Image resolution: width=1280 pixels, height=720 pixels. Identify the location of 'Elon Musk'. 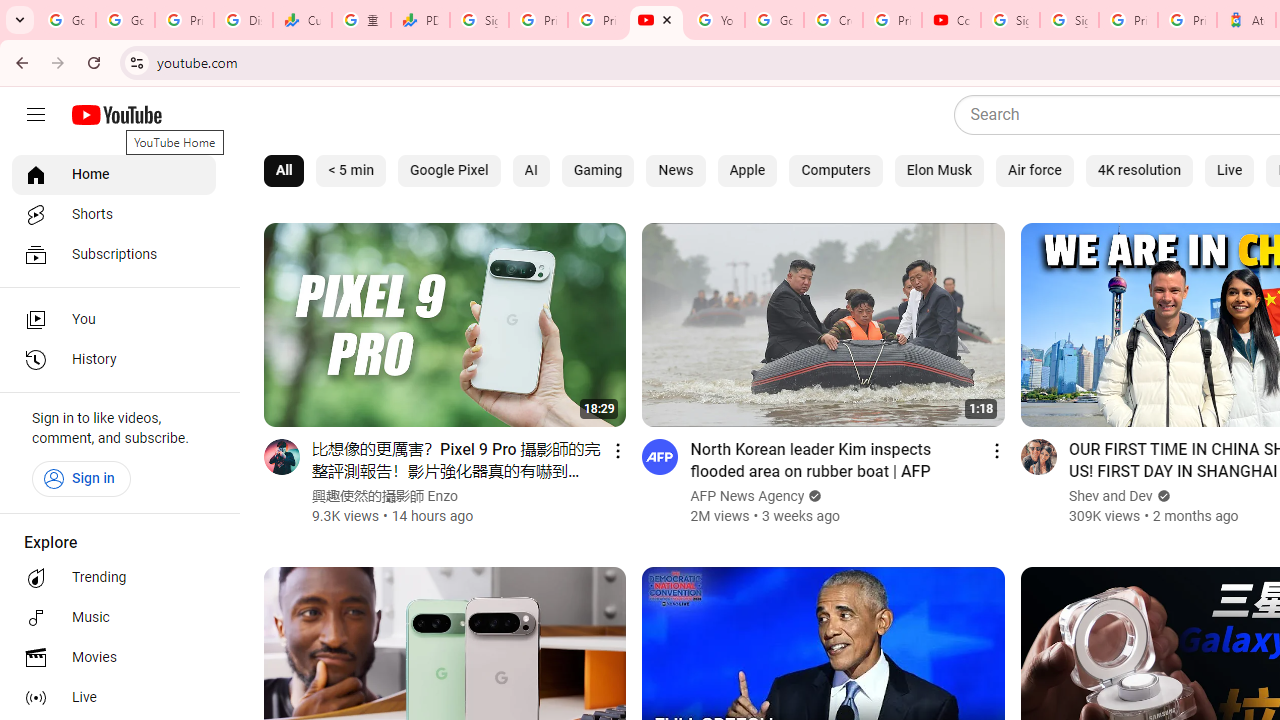
(937, 170).